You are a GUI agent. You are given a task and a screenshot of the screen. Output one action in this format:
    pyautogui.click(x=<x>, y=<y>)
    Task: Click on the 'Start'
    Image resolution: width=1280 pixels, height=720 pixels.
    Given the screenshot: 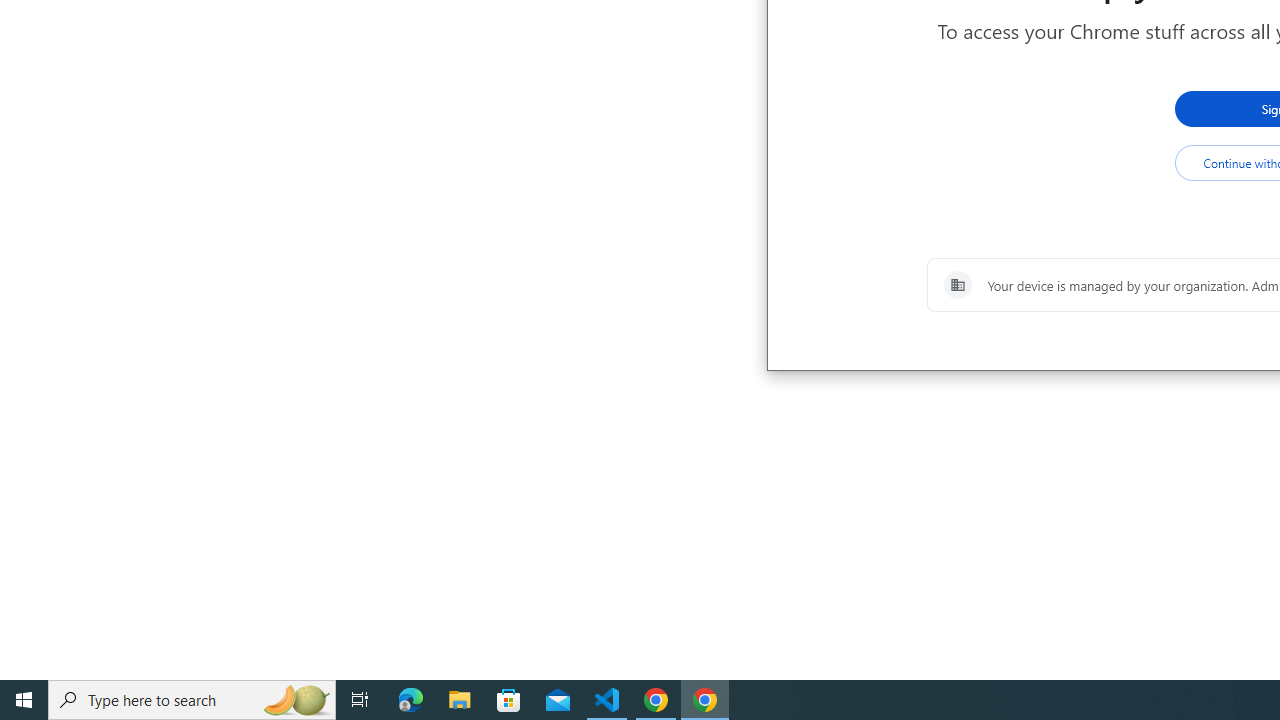 What is the action you would take?
    pyautogui.click(x=24, y=698)
    